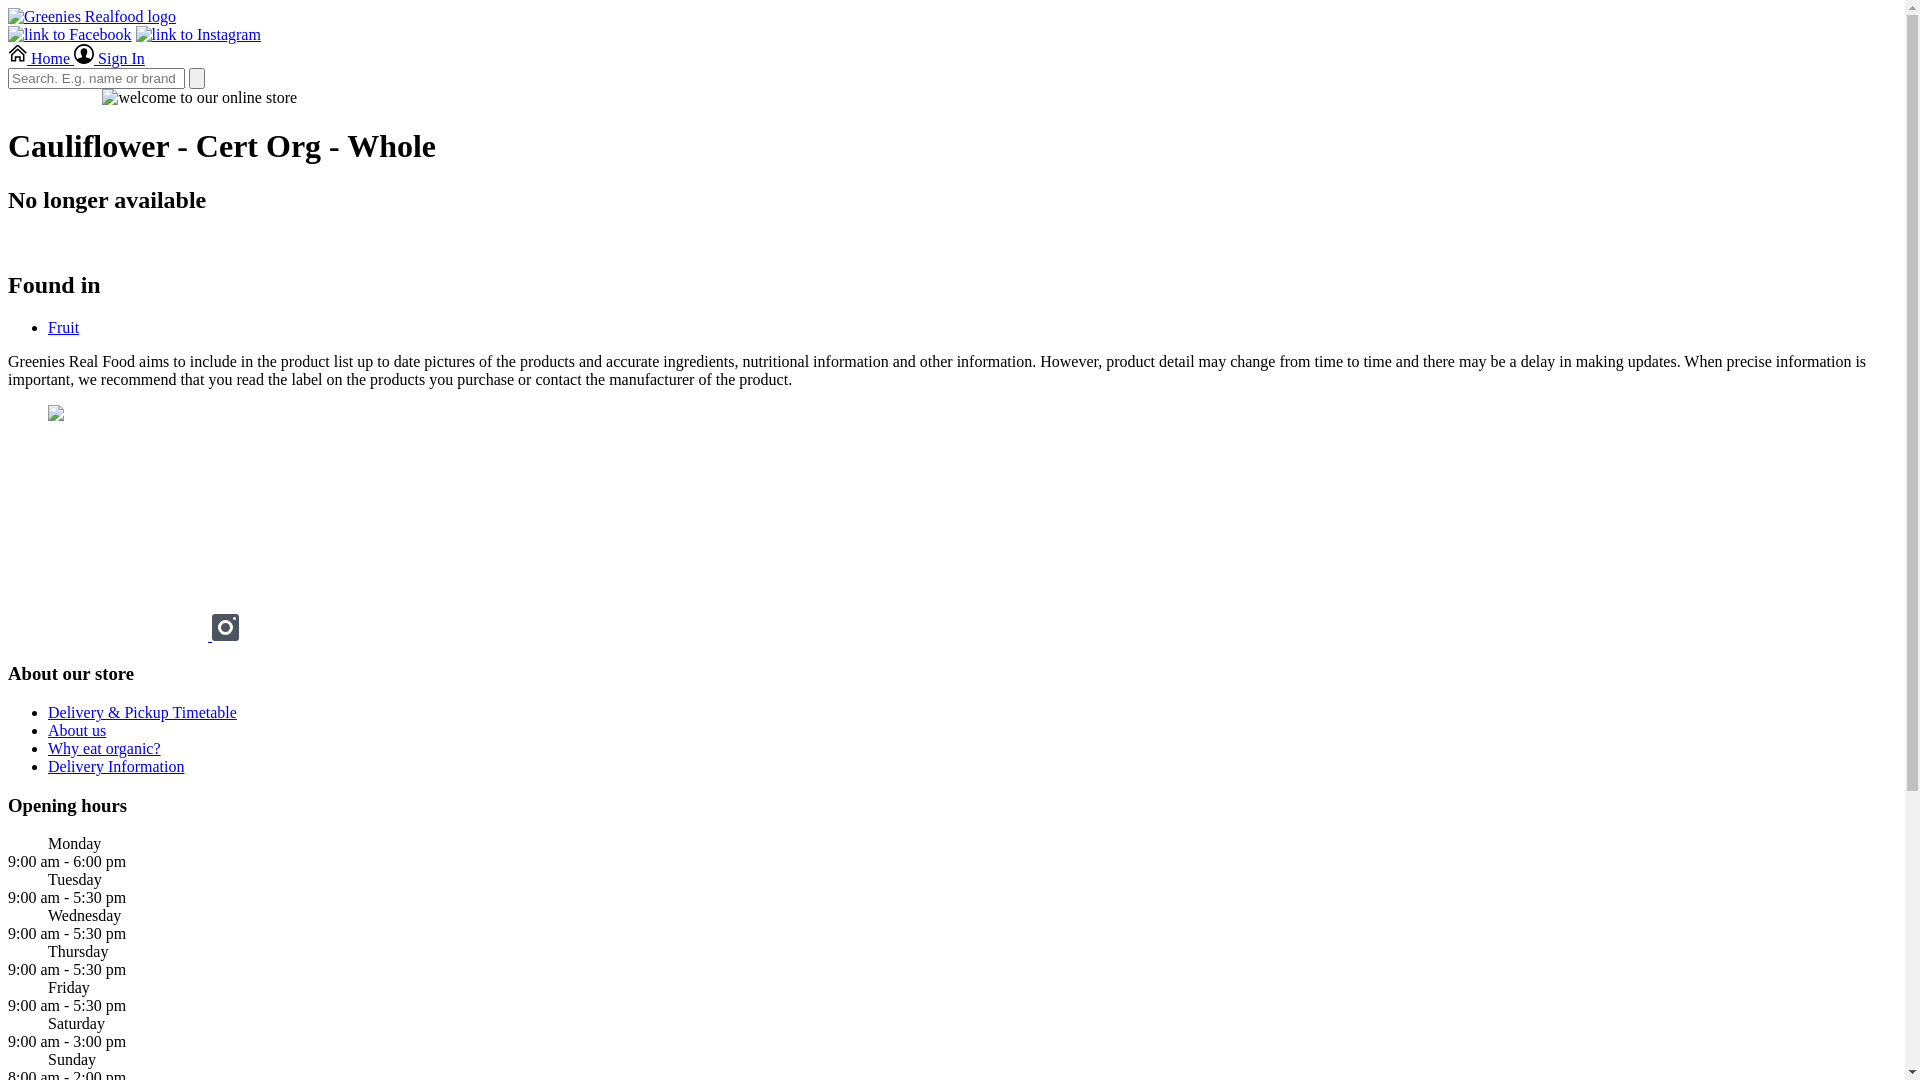  I want to click on 'About us', so click(76, 730).